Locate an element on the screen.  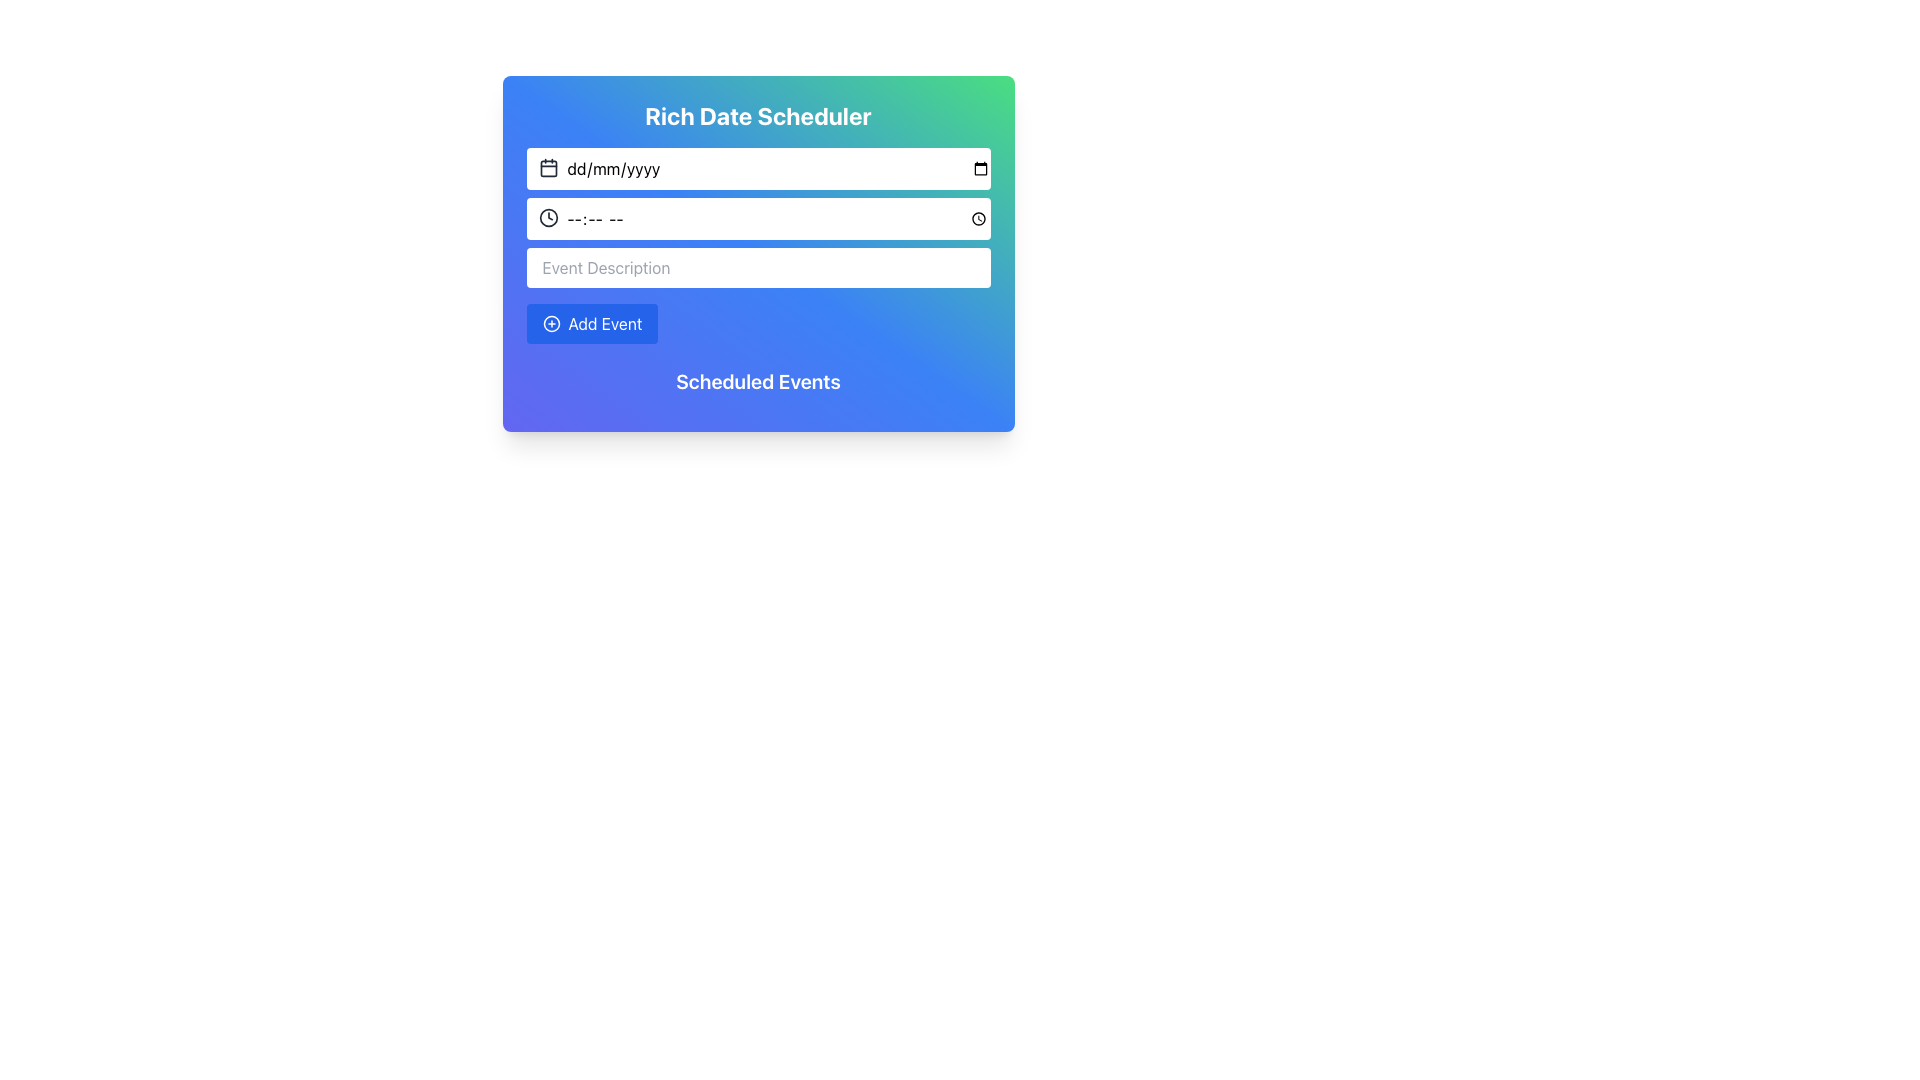
the circular SVG icon with a '+' symbol at its center, which is part of the 'Add Event' button, located to the left of the text 'Add Event' is located at coordinates (551, 323).